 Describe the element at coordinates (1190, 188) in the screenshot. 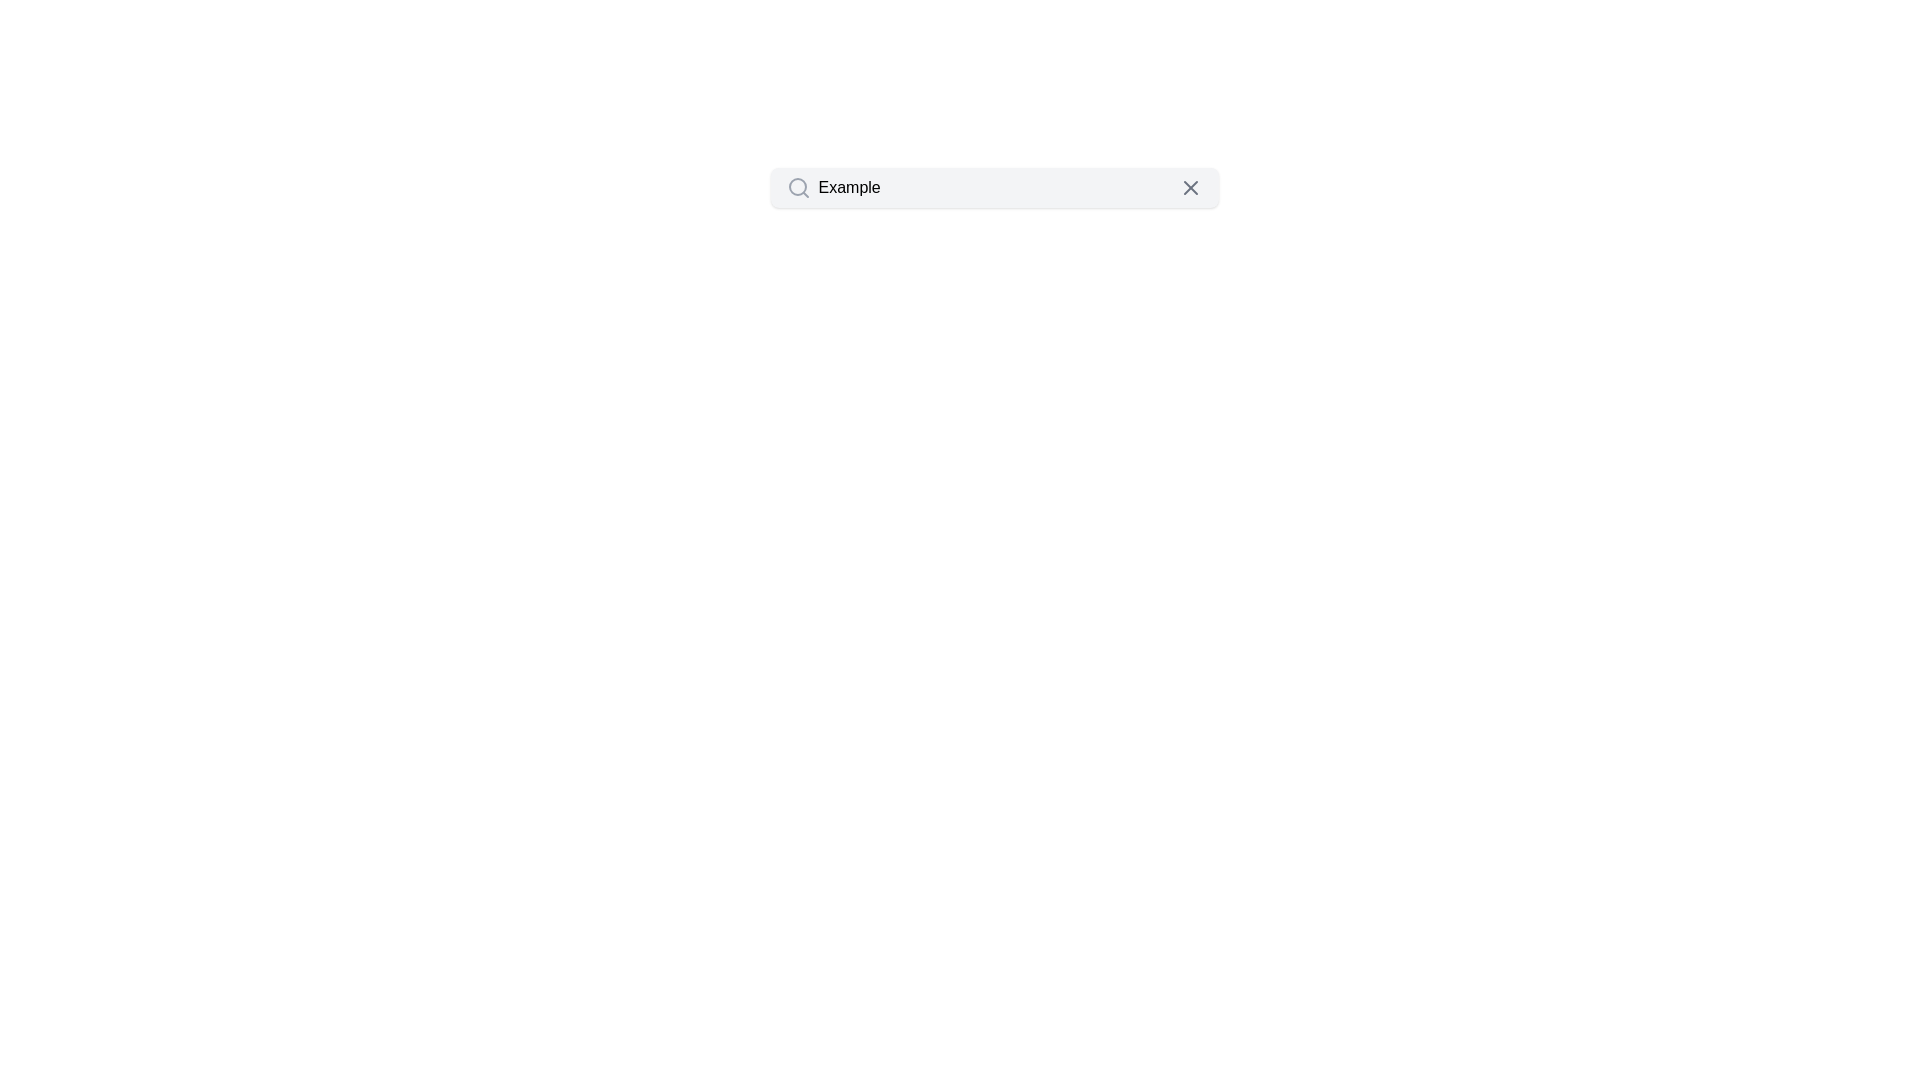

I see `the clear button located at the far right of the search bar to clear the content of the associated input field` at that location.